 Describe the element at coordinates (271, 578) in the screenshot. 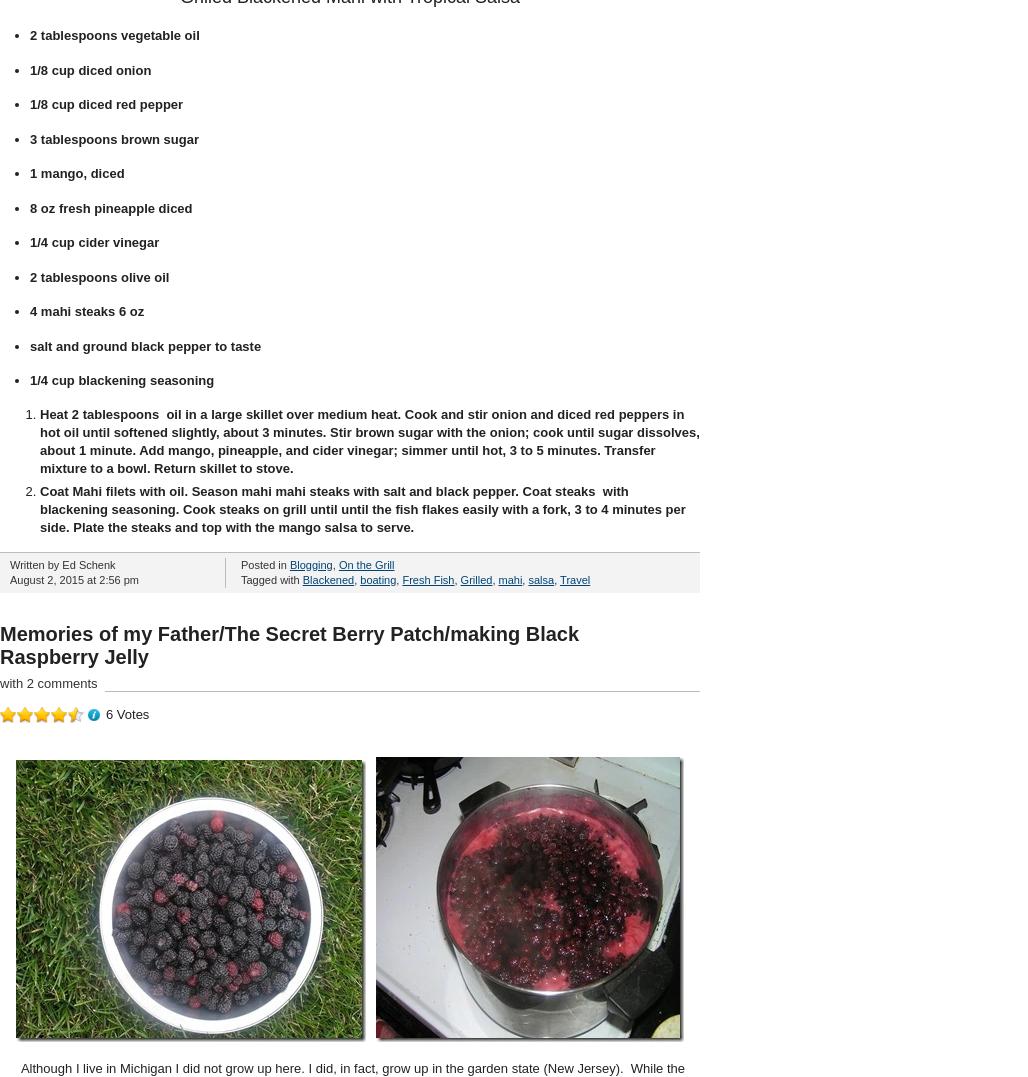

I see `'Tagged with'` at that location.